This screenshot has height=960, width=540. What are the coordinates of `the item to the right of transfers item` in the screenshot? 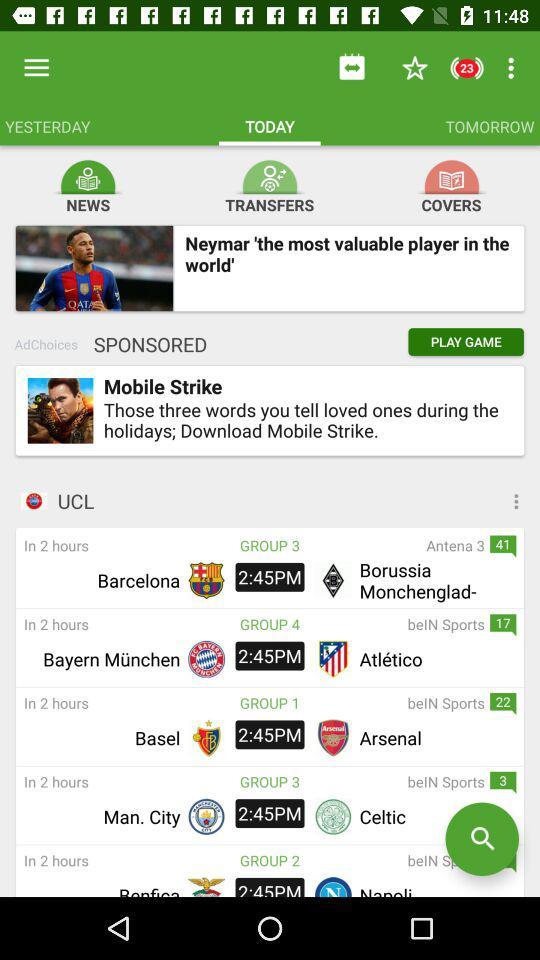 It's located at (451, 177).